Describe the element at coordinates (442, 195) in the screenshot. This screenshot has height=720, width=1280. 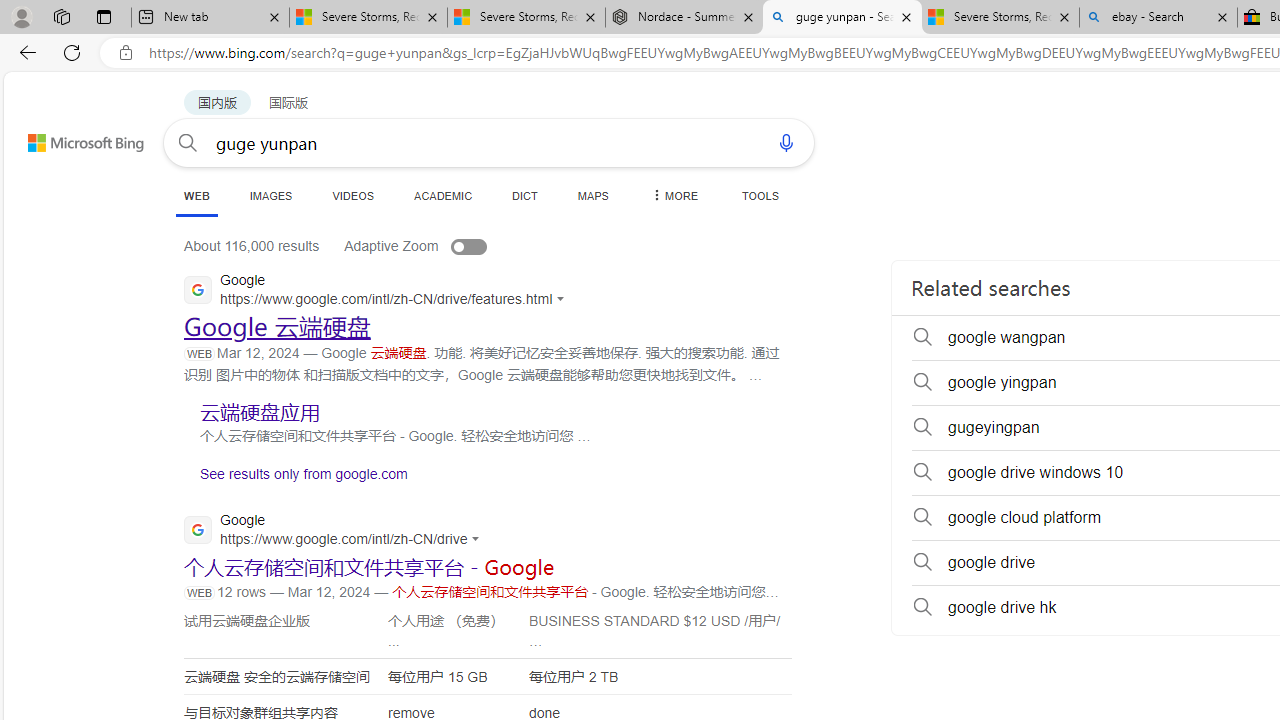
I see `'ACADEMIC'` at that location.